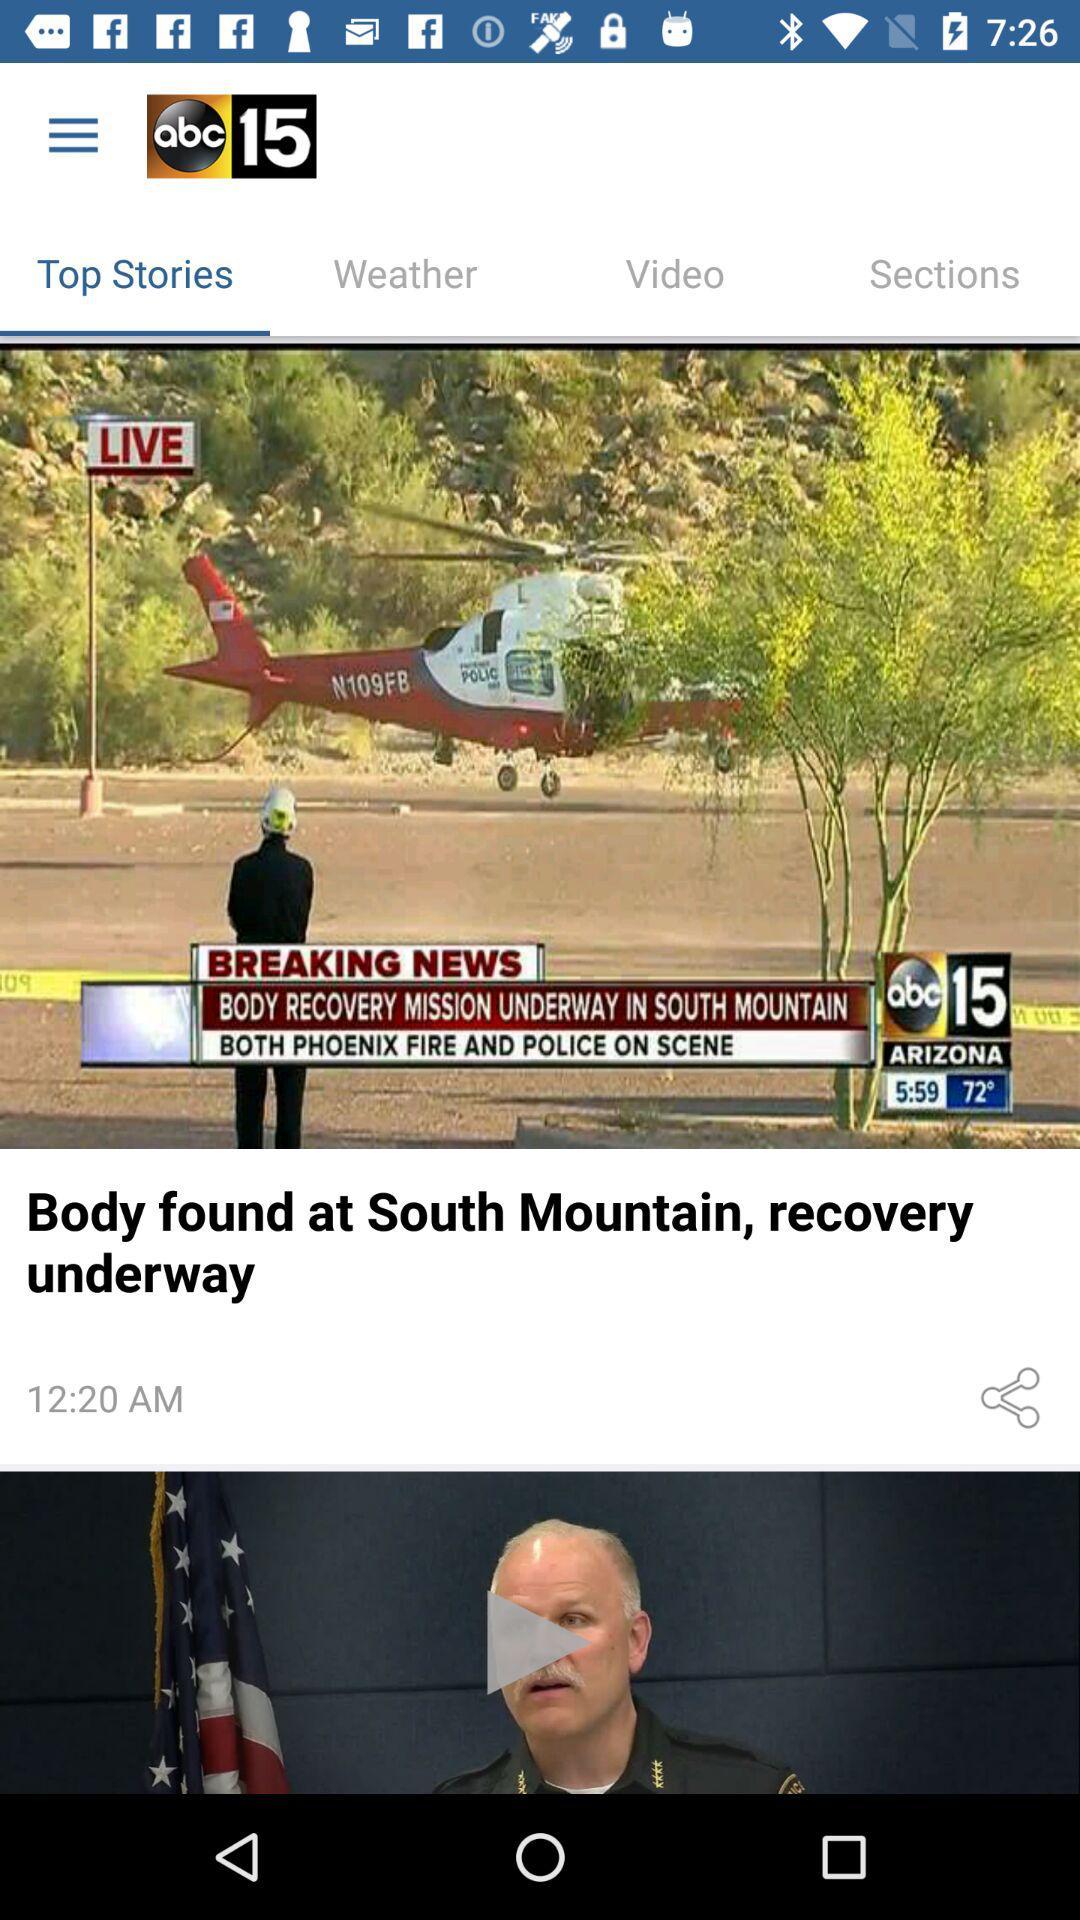 The height and width of the screenshot is (1920, 1080). I want to click on the image next to the menu icon, so click(230, 136).